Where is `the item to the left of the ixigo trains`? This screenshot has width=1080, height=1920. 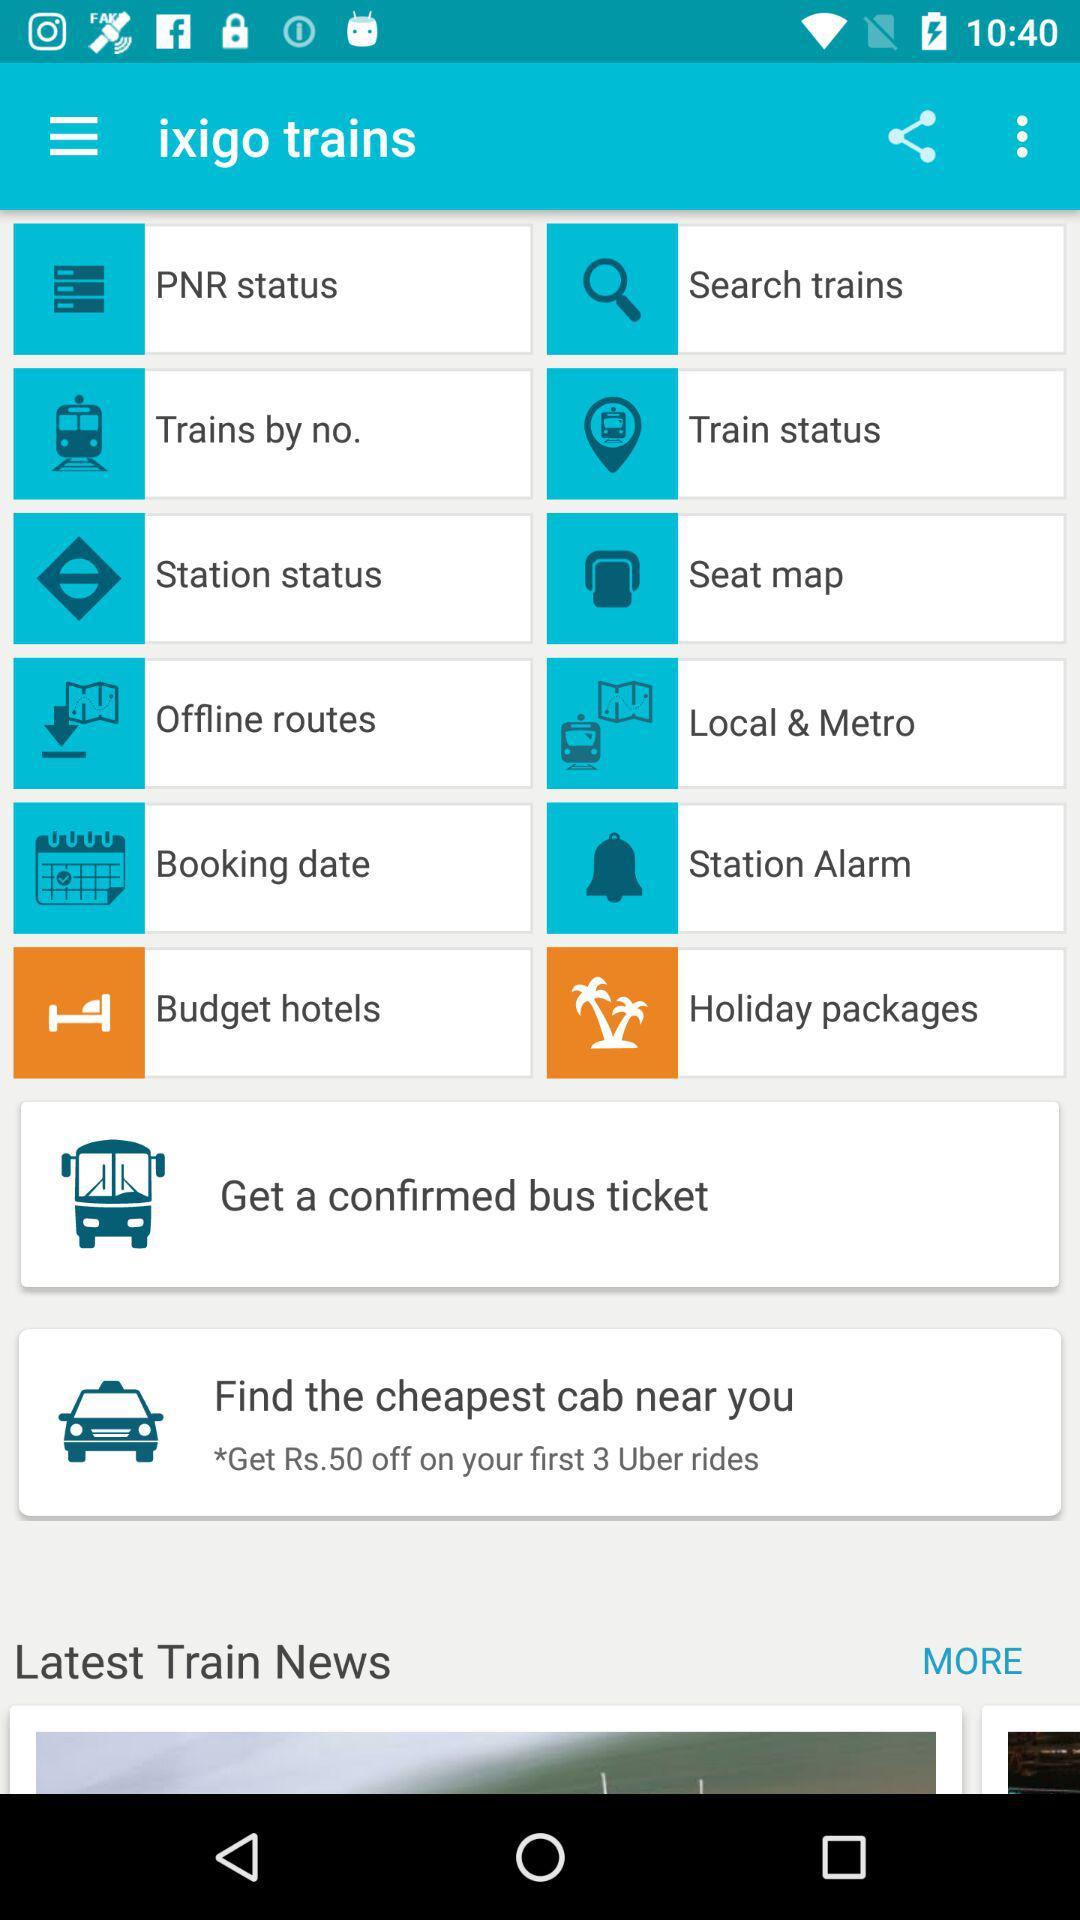 the item to the left of the ixigo trains is located at coordinates (72, 135).